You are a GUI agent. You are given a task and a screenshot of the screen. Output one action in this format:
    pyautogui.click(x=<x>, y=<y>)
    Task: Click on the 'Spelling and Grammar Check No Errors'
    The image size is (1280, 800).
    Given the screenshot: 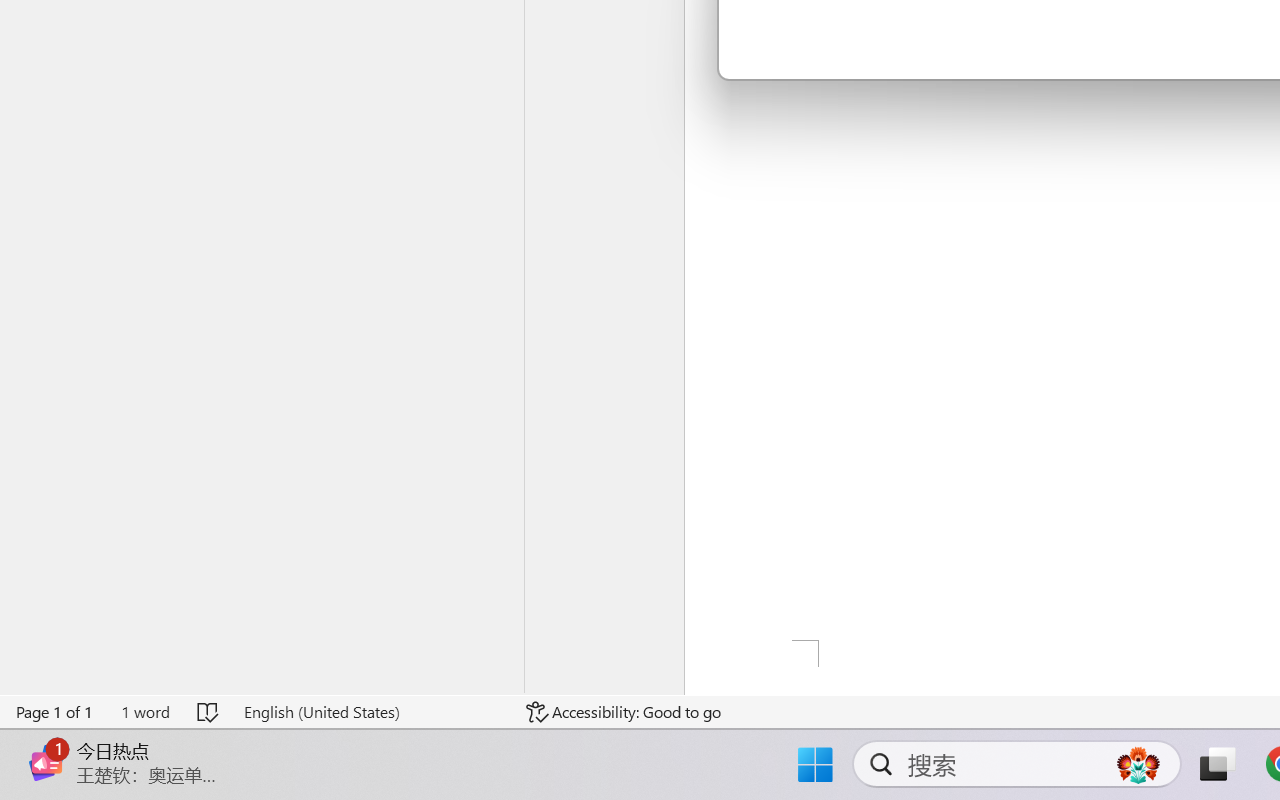 What is the action you would take?
    pyautogui.click(x=209, y=711)
    